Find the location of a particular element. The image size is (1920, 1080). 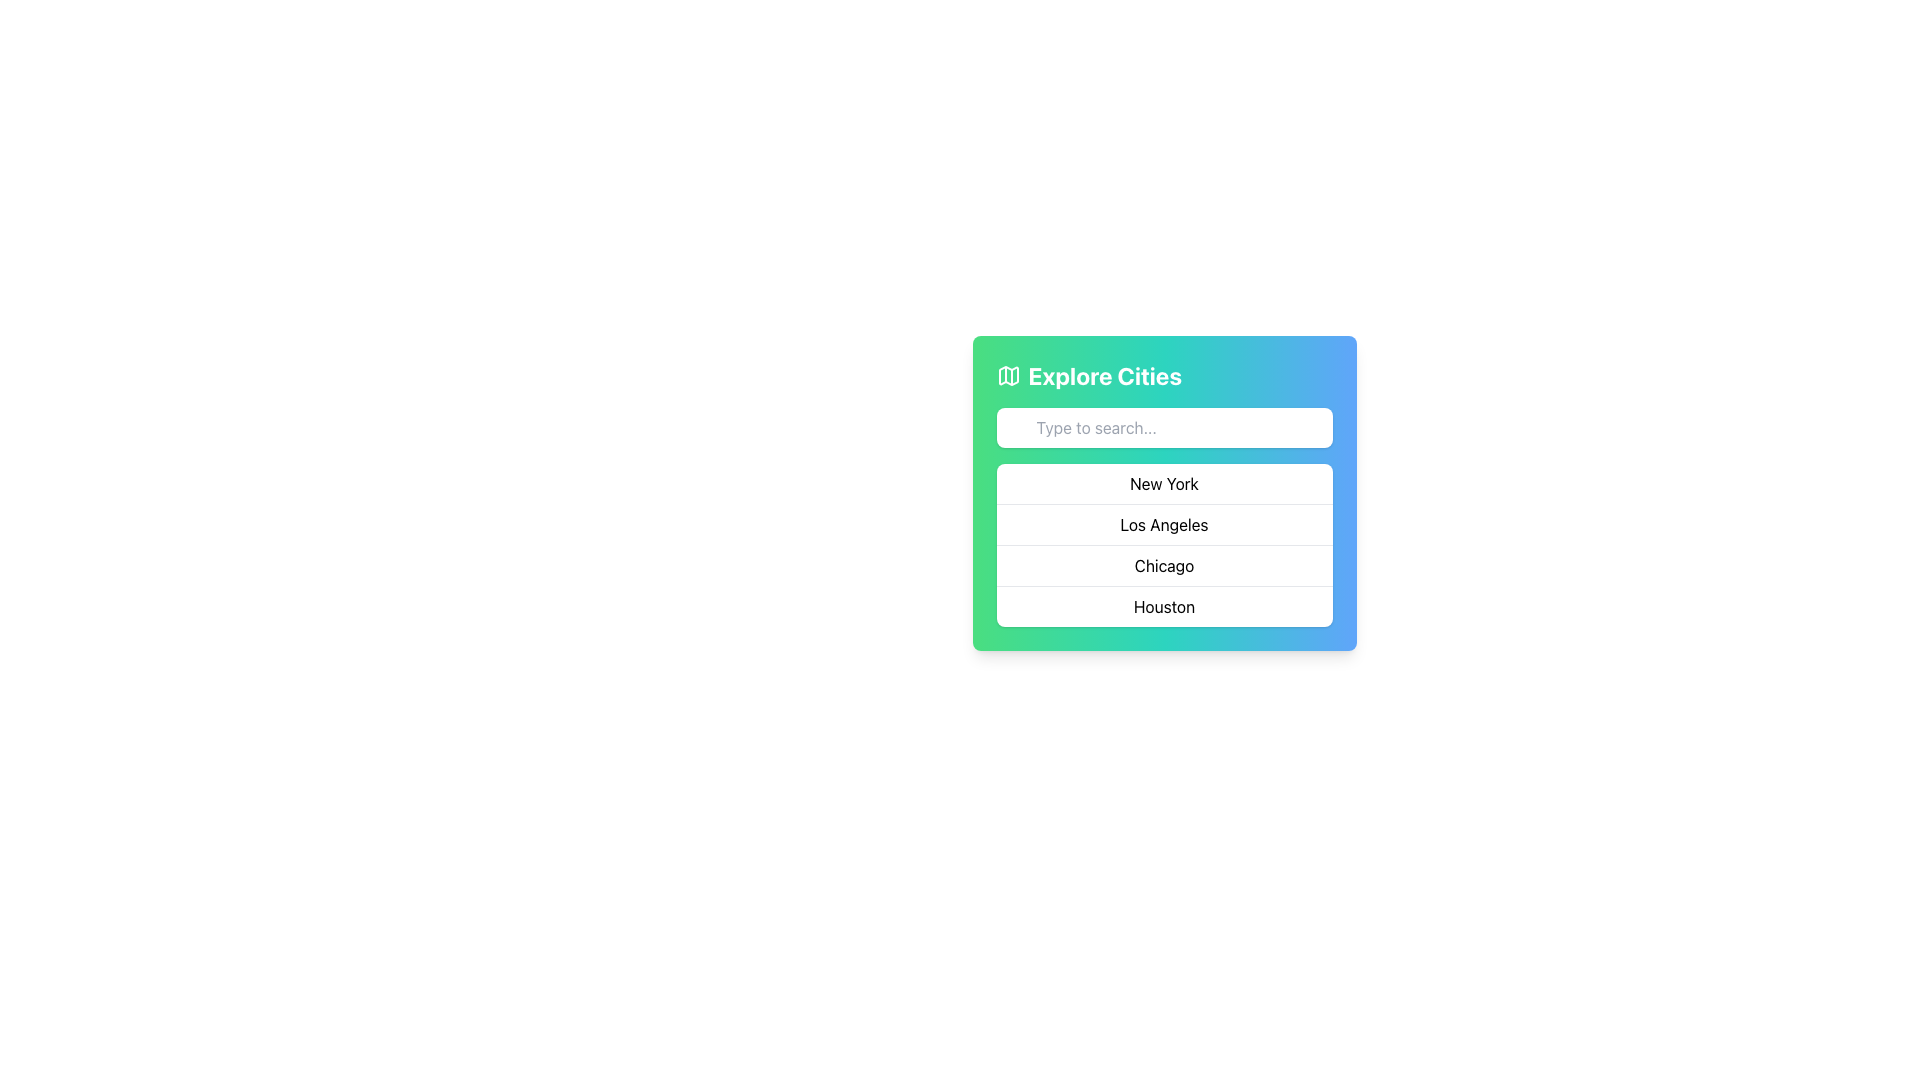

the decorative icon representing exploration, located to the left of the 'Explore Cities' title text in the top left portion of the card area is located at coordinates (1008, 375).